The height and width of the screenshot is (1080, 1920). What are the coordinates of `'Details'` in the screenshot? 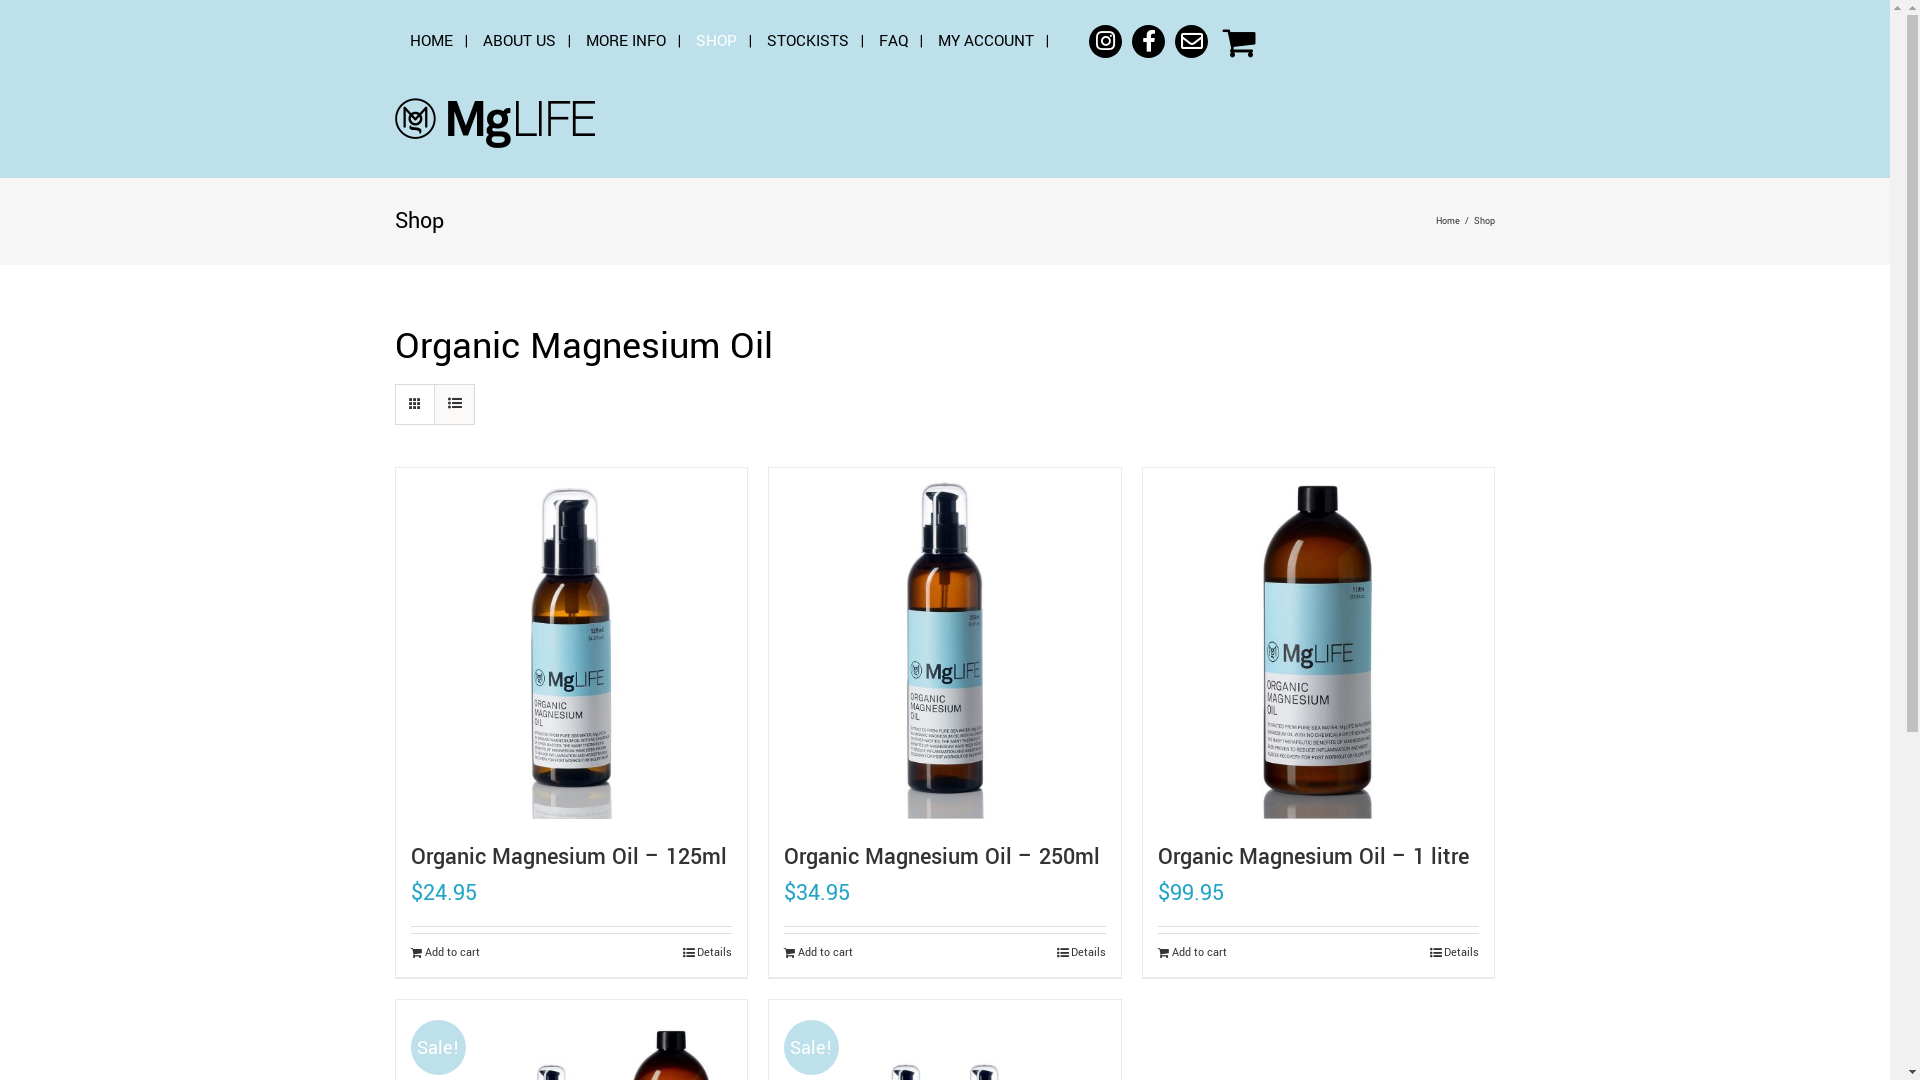 It's located at (1454, 951).